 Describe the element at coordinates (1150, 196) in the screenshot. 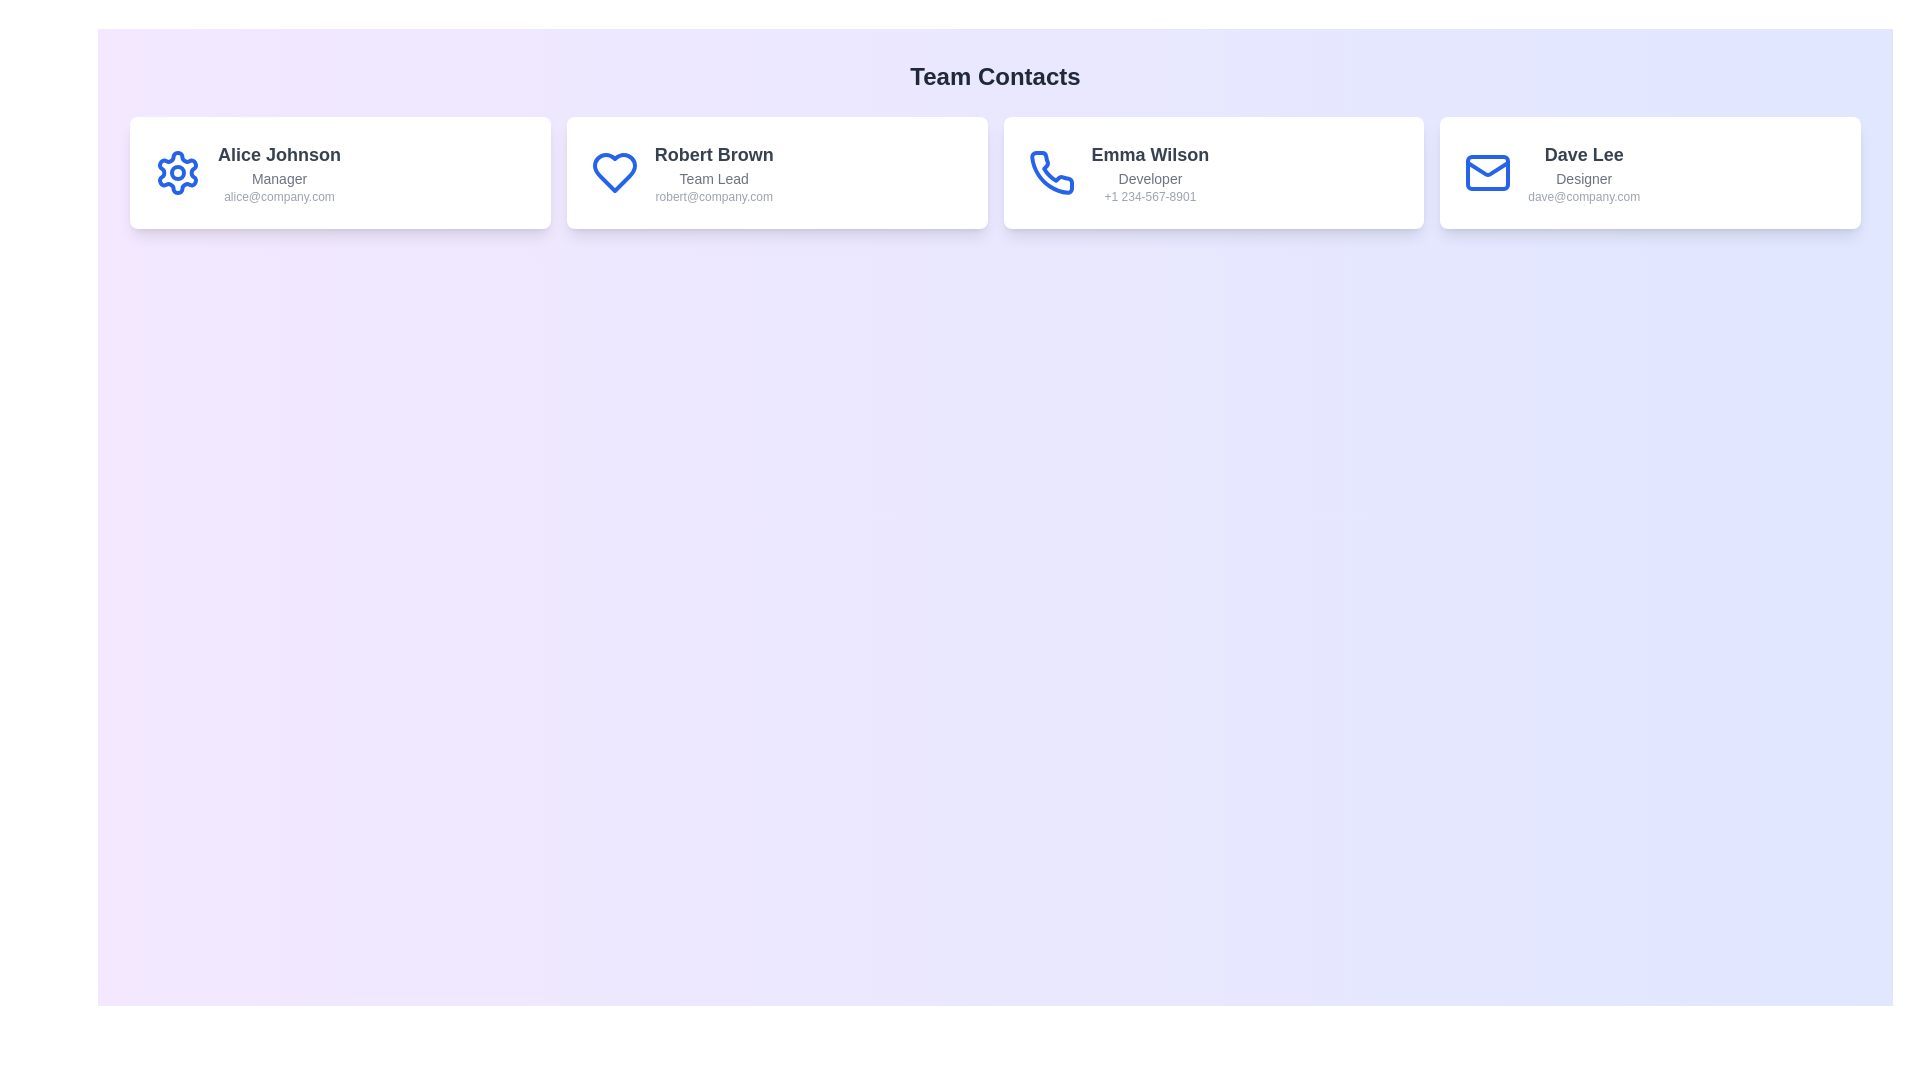

I see `the phone number text label of Emma Wilson, which is the last line of text in her contact card, positioned below 'Developer'` at that location.